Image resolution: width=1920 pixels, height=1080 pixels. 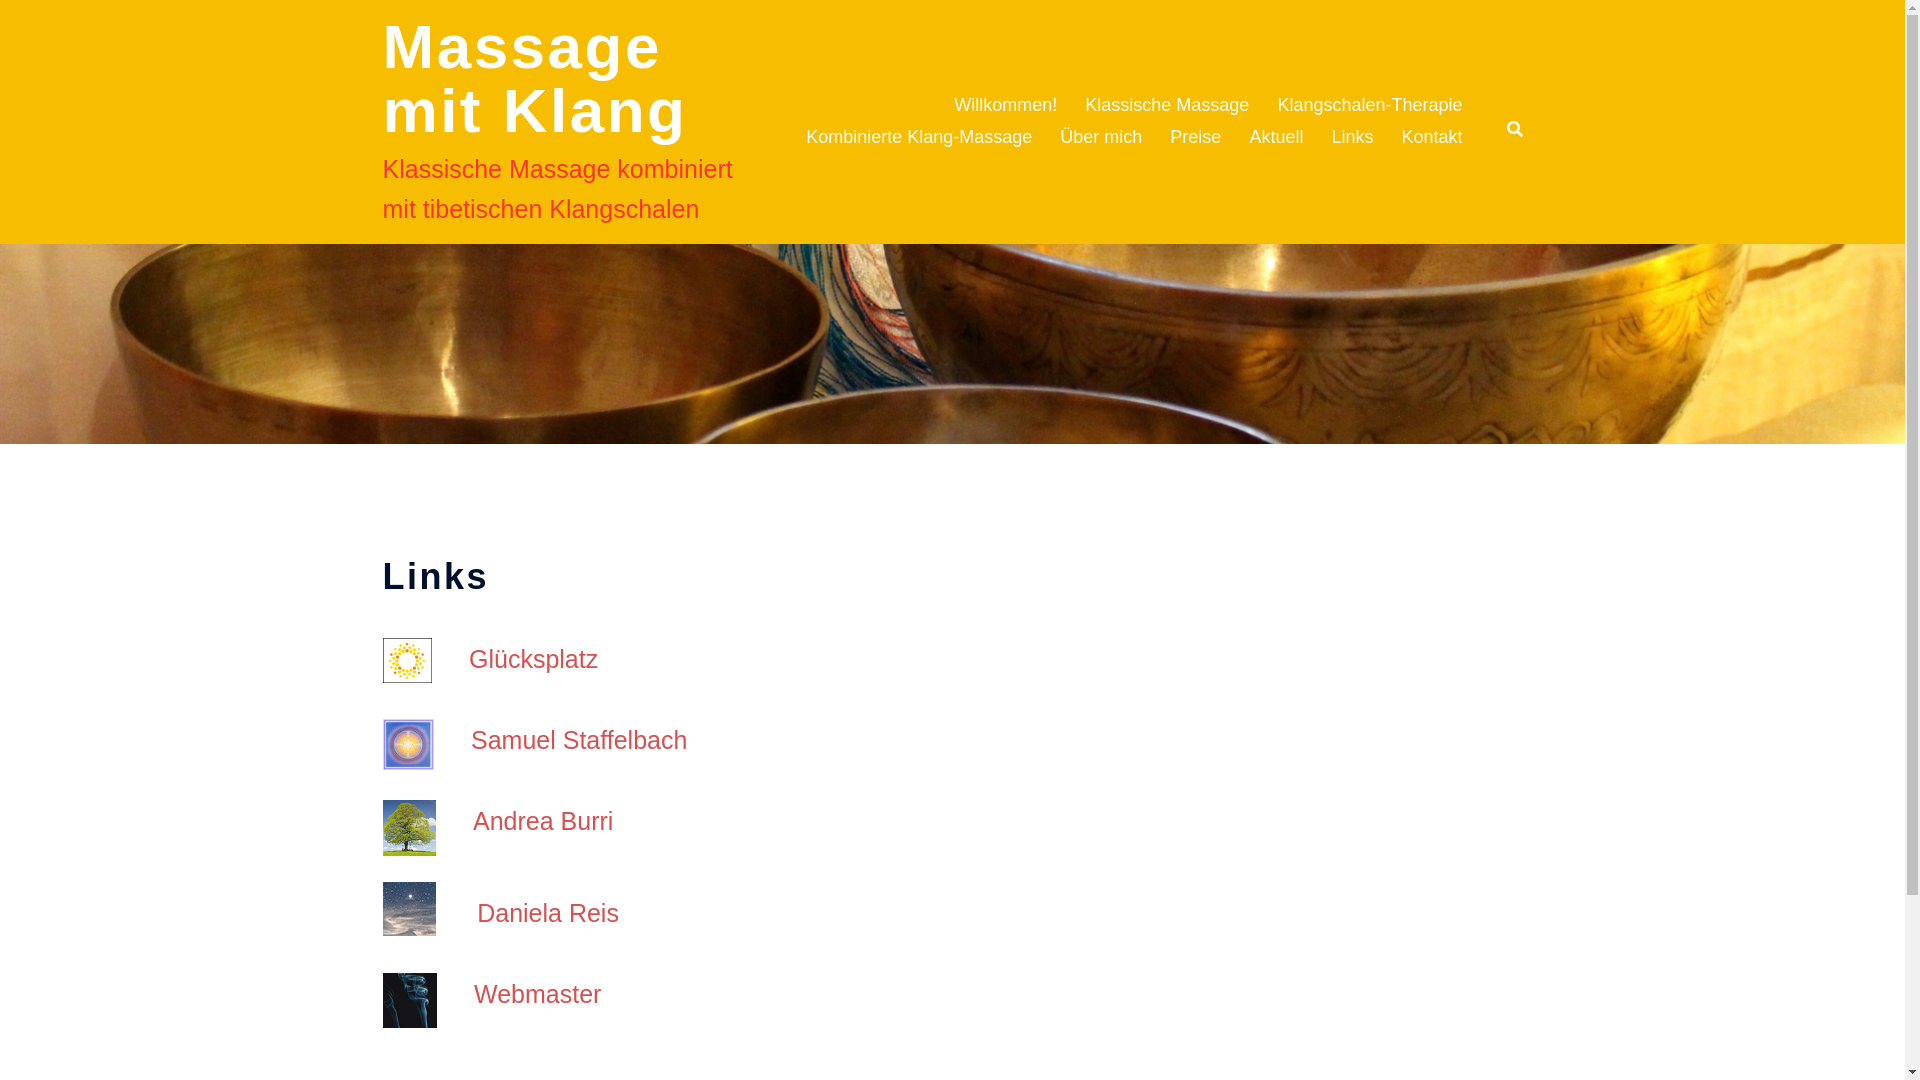 What do you see at coordinates (534, 77) in the screenshot?
I see `'Massage mit Klang'` at bounding box center [534, 77].